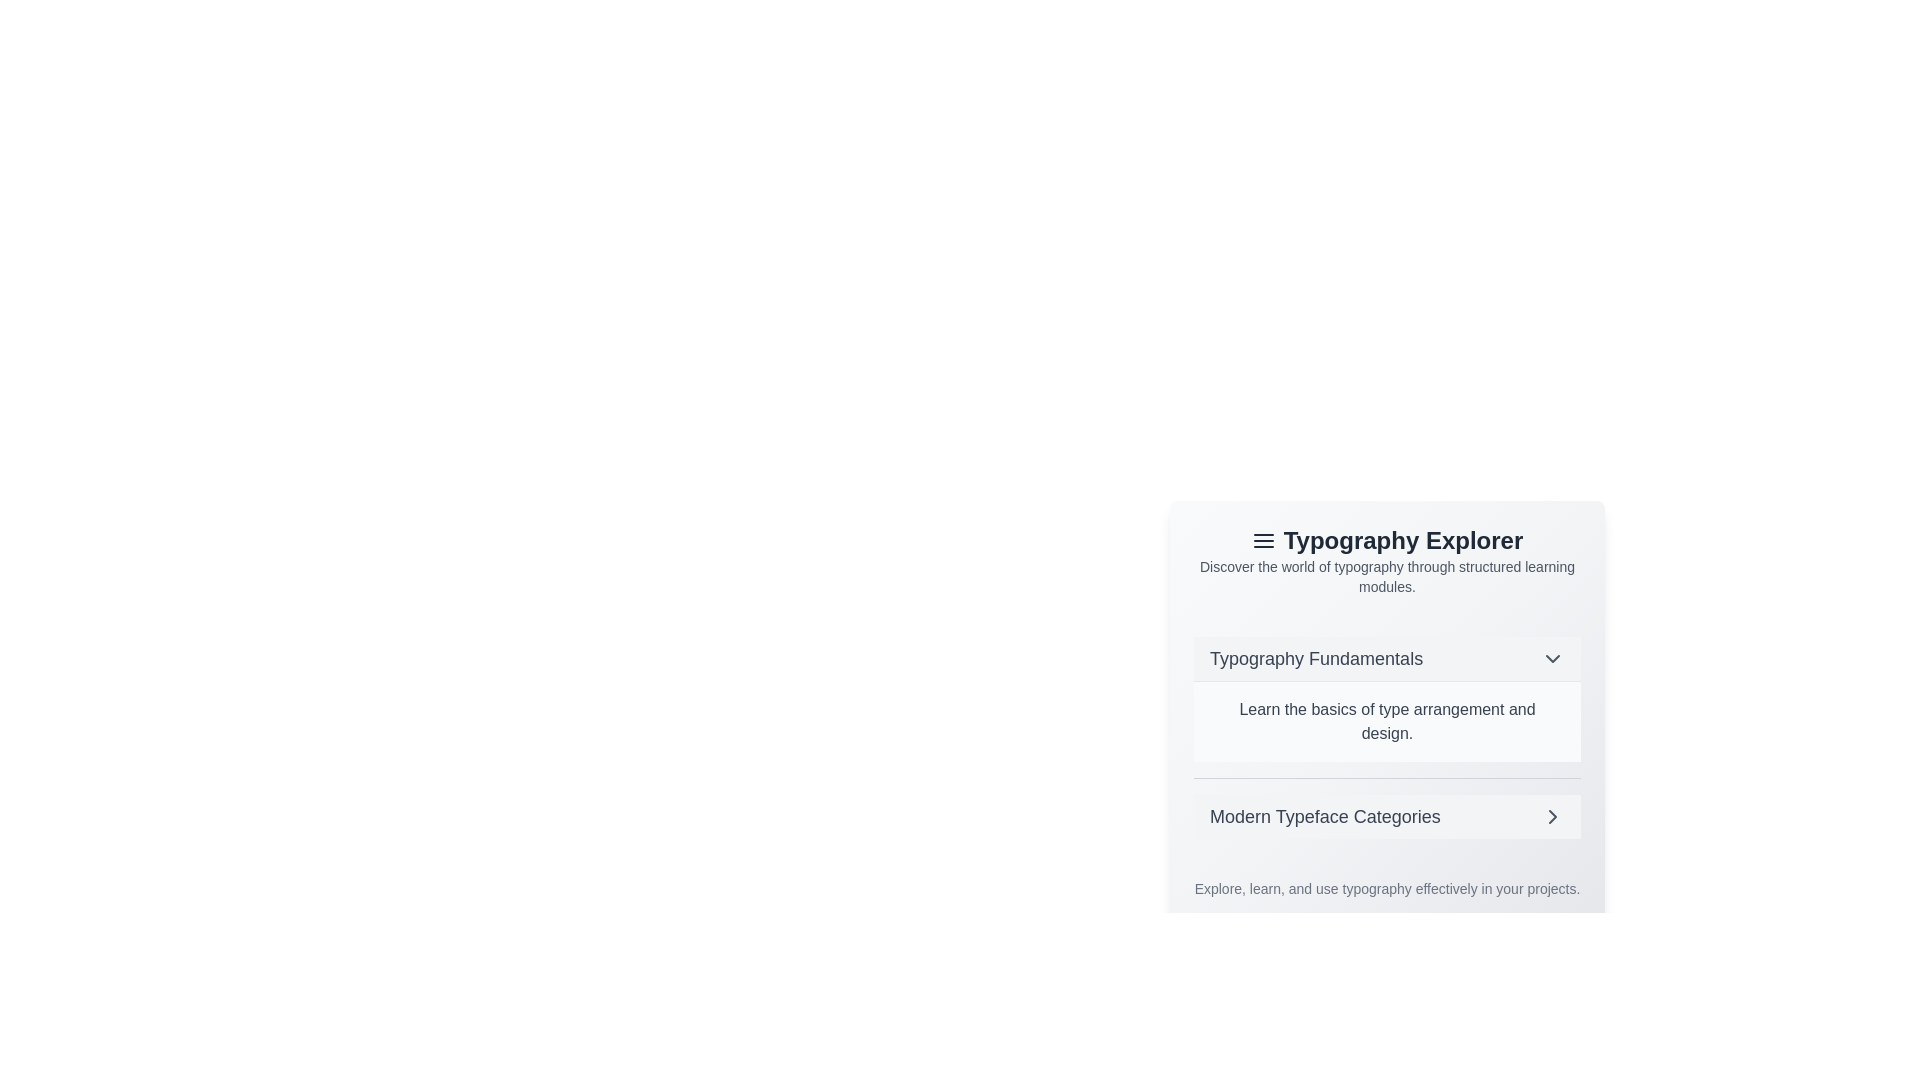 This screenshot has height=1080, width=1920. What do you see at coordinates (1386, 698) in the screenshot?
I see `the informational block that presents an introductory header for typography fundamentals, located above 'Modern Typeface Categories'` at bounding box center [1386, 698].